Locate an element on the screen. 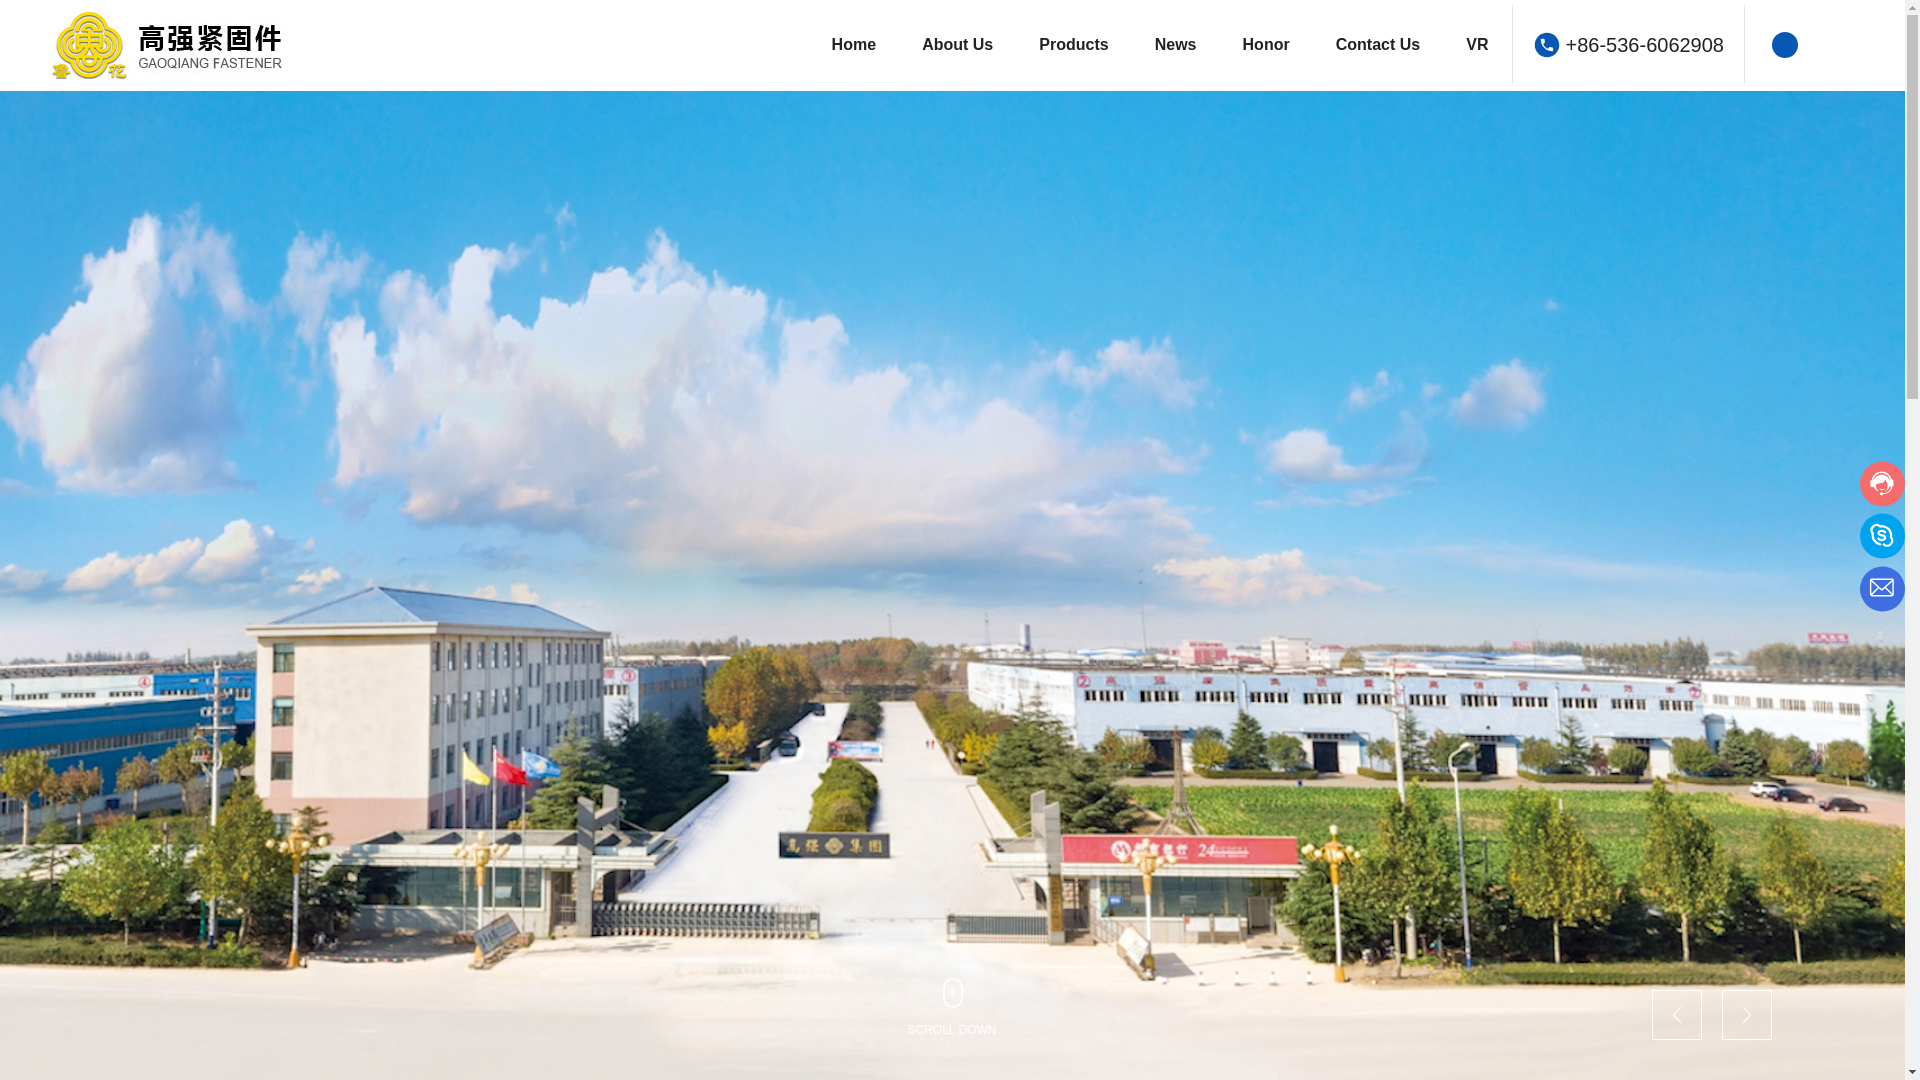 The width and height of the screenshot is (1920, 1080). 'Contact Us' is located at coordinates (1377, 45).